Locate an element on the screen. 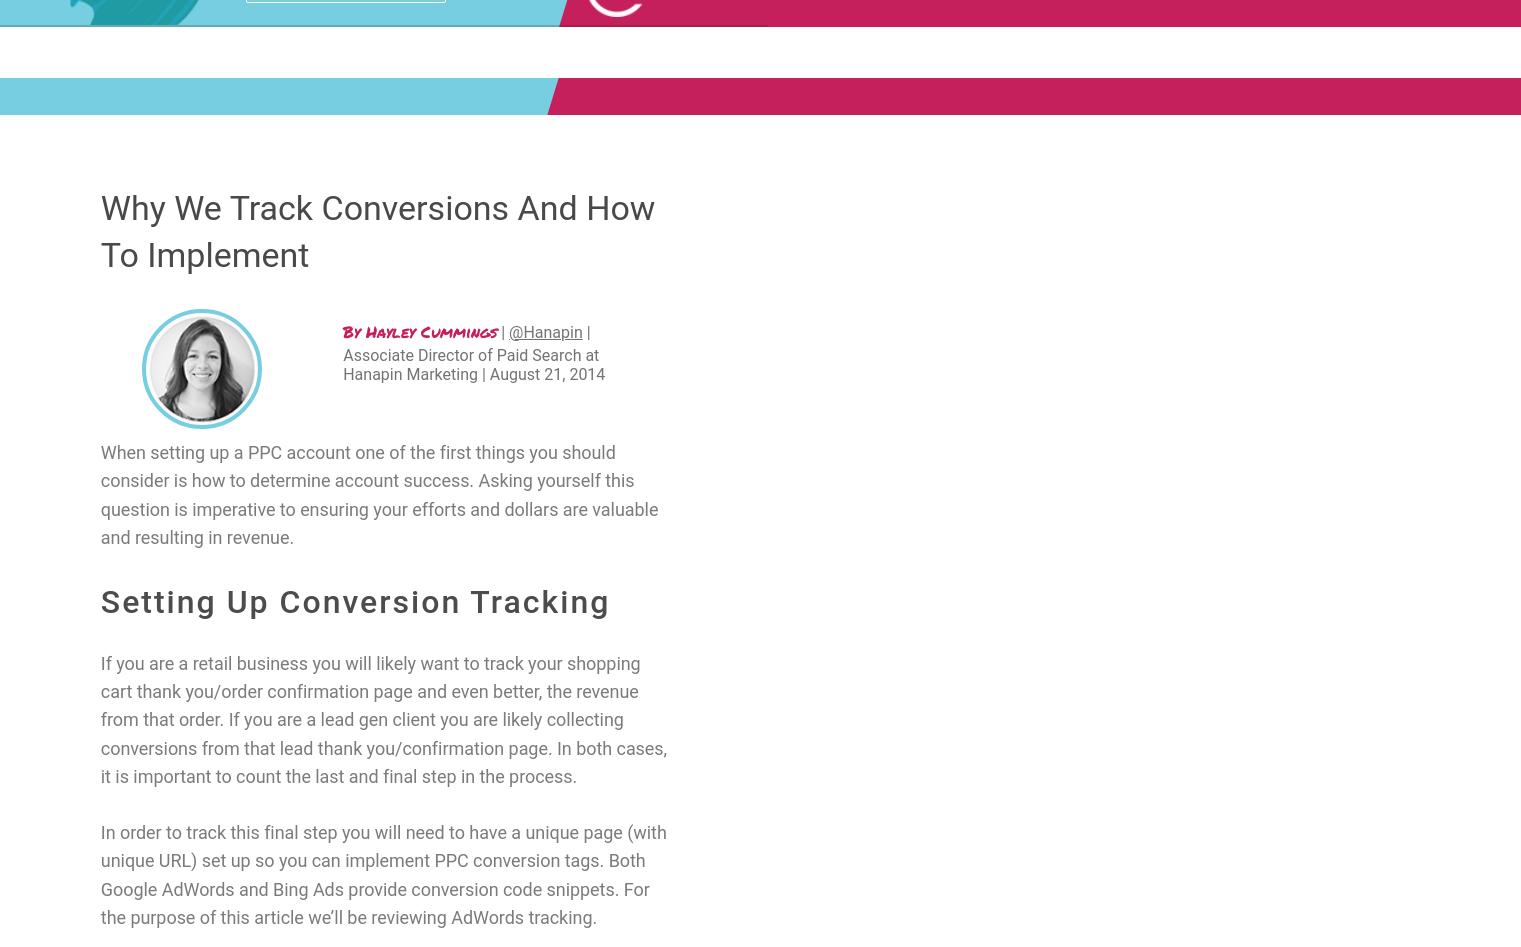 The image size is (1521, 947). 'Setting Up Conversion Tracking' is located at coordinates (354, 600).